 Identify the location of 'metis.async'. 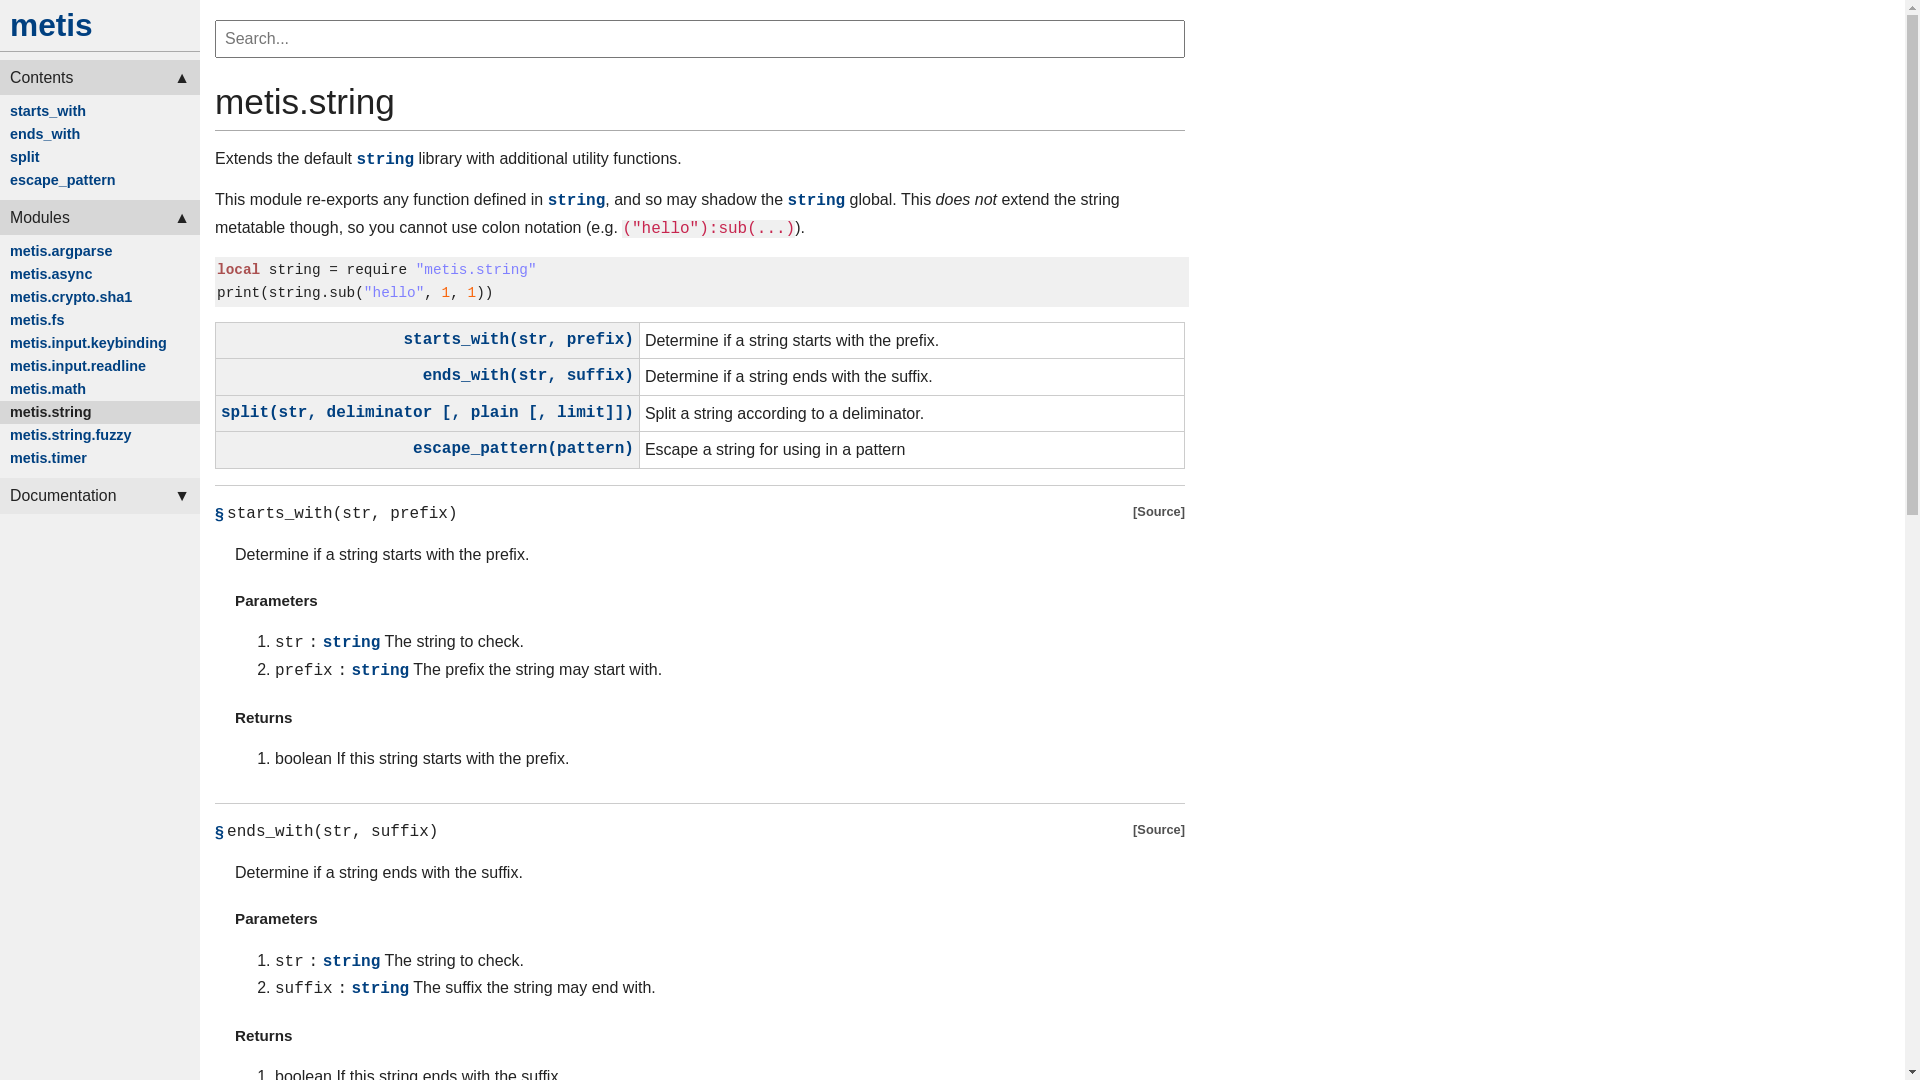
(99, 274).